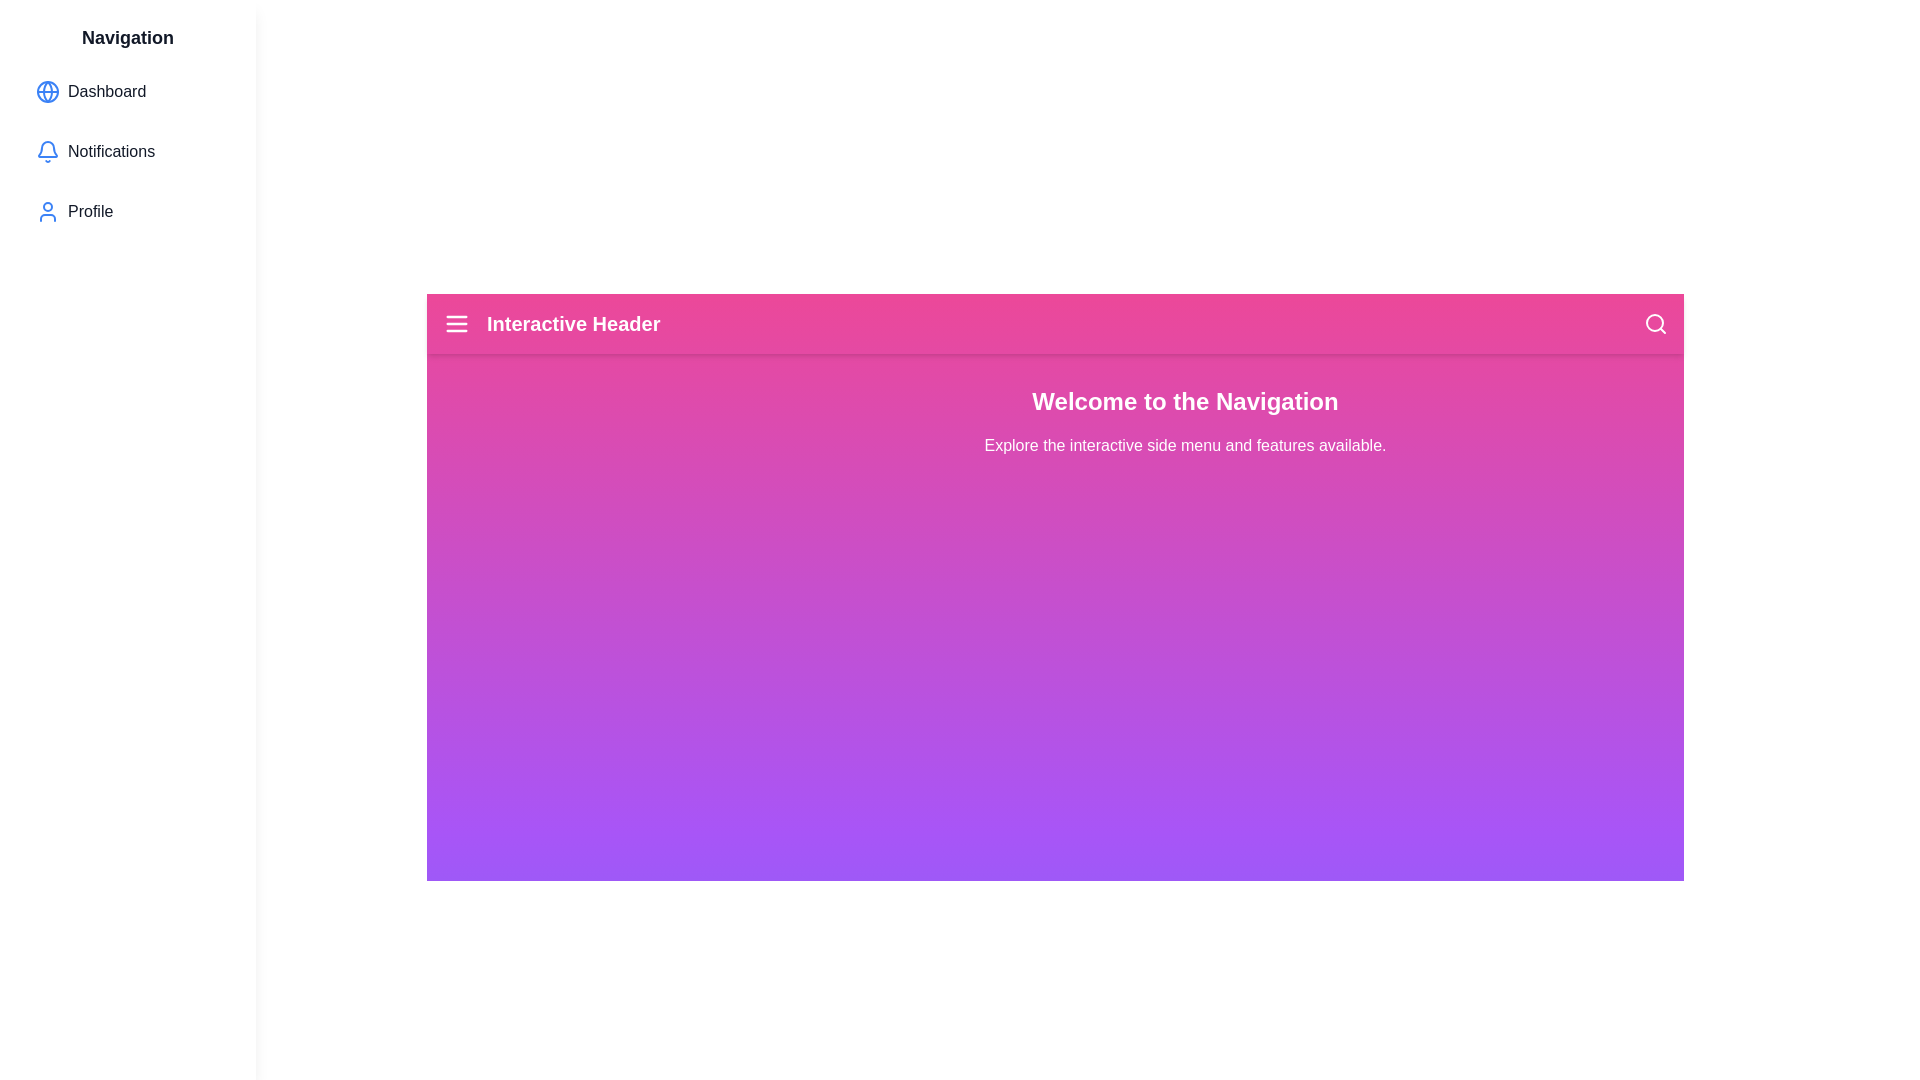 The width and height of the screenshot is (1920, 1080). What do you see at coordinates (455, 323) in the screenshot?
I see `the menu icon to toggle the sidebar visibility` at bounding box center [455, 323].